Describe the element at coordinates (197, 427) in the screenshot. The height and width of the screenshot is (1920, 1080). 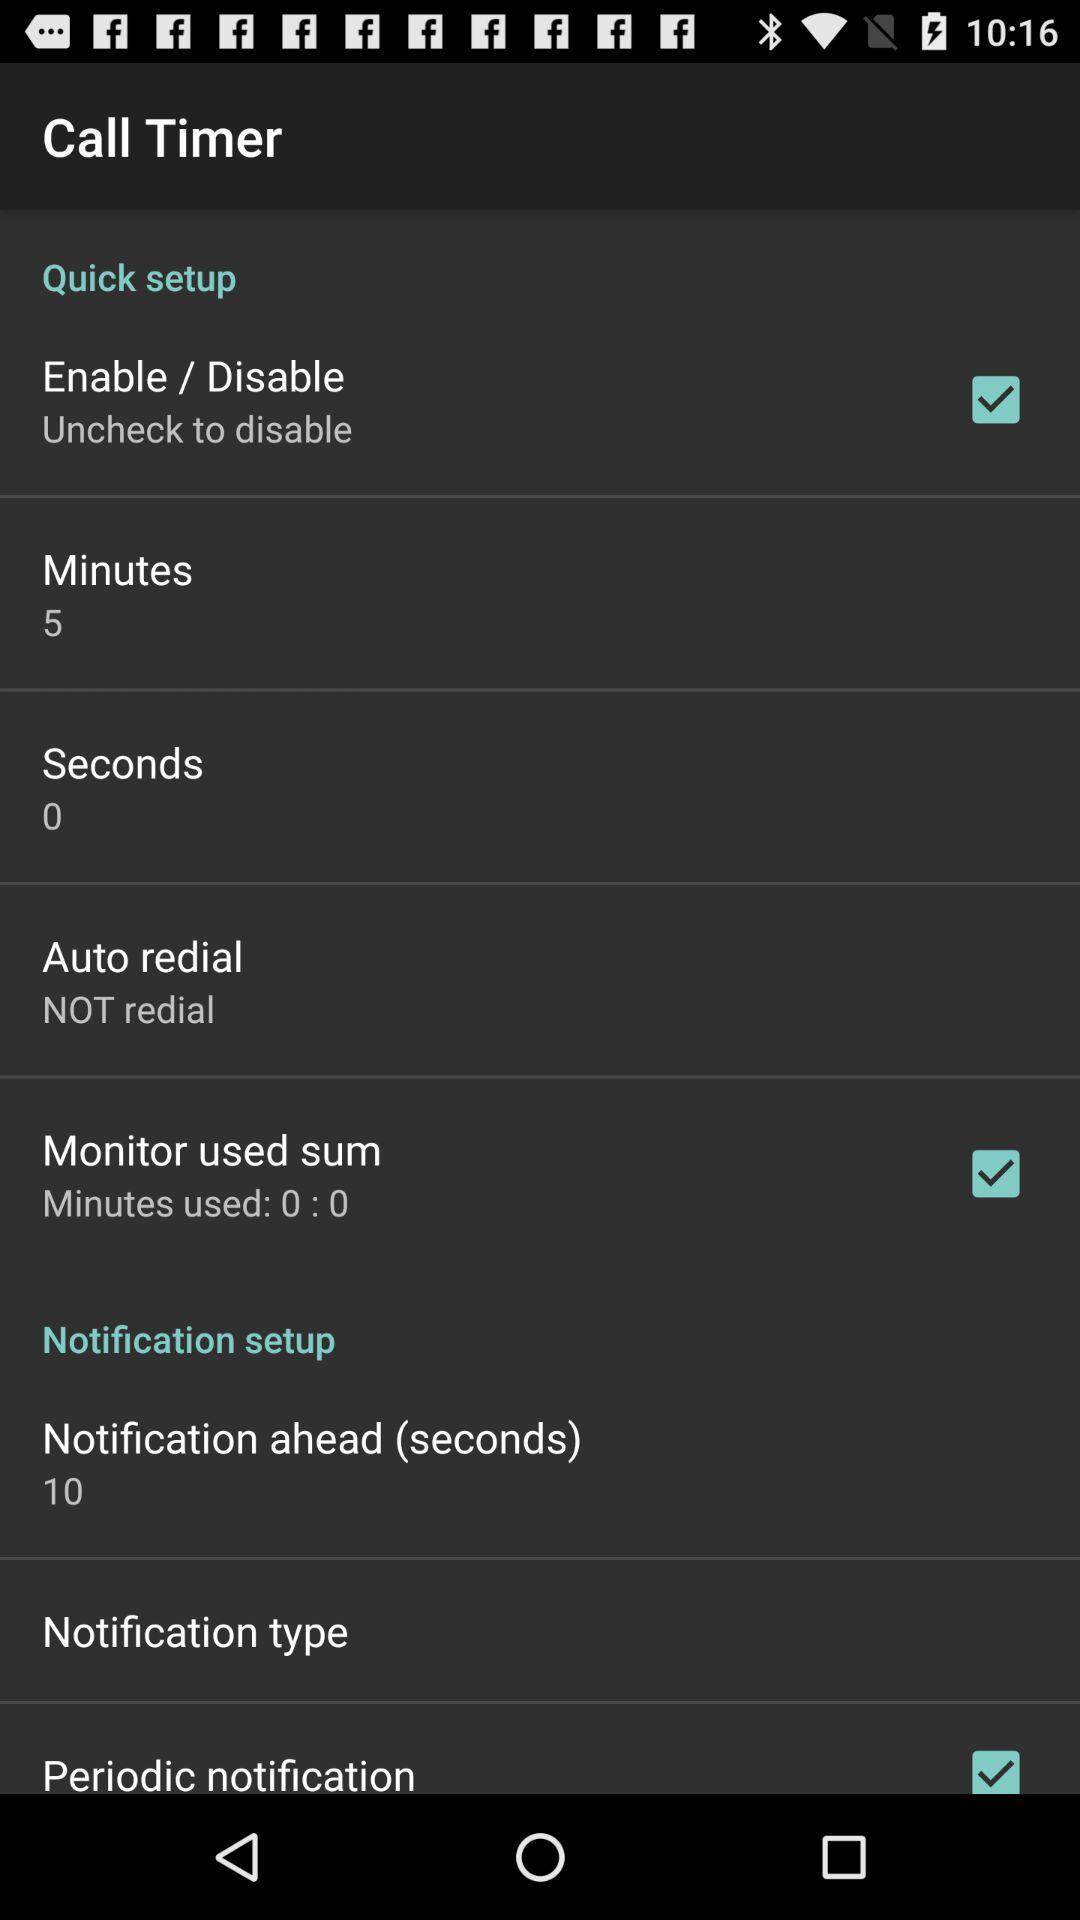
I see `the app below the enable / disable item` at that location.